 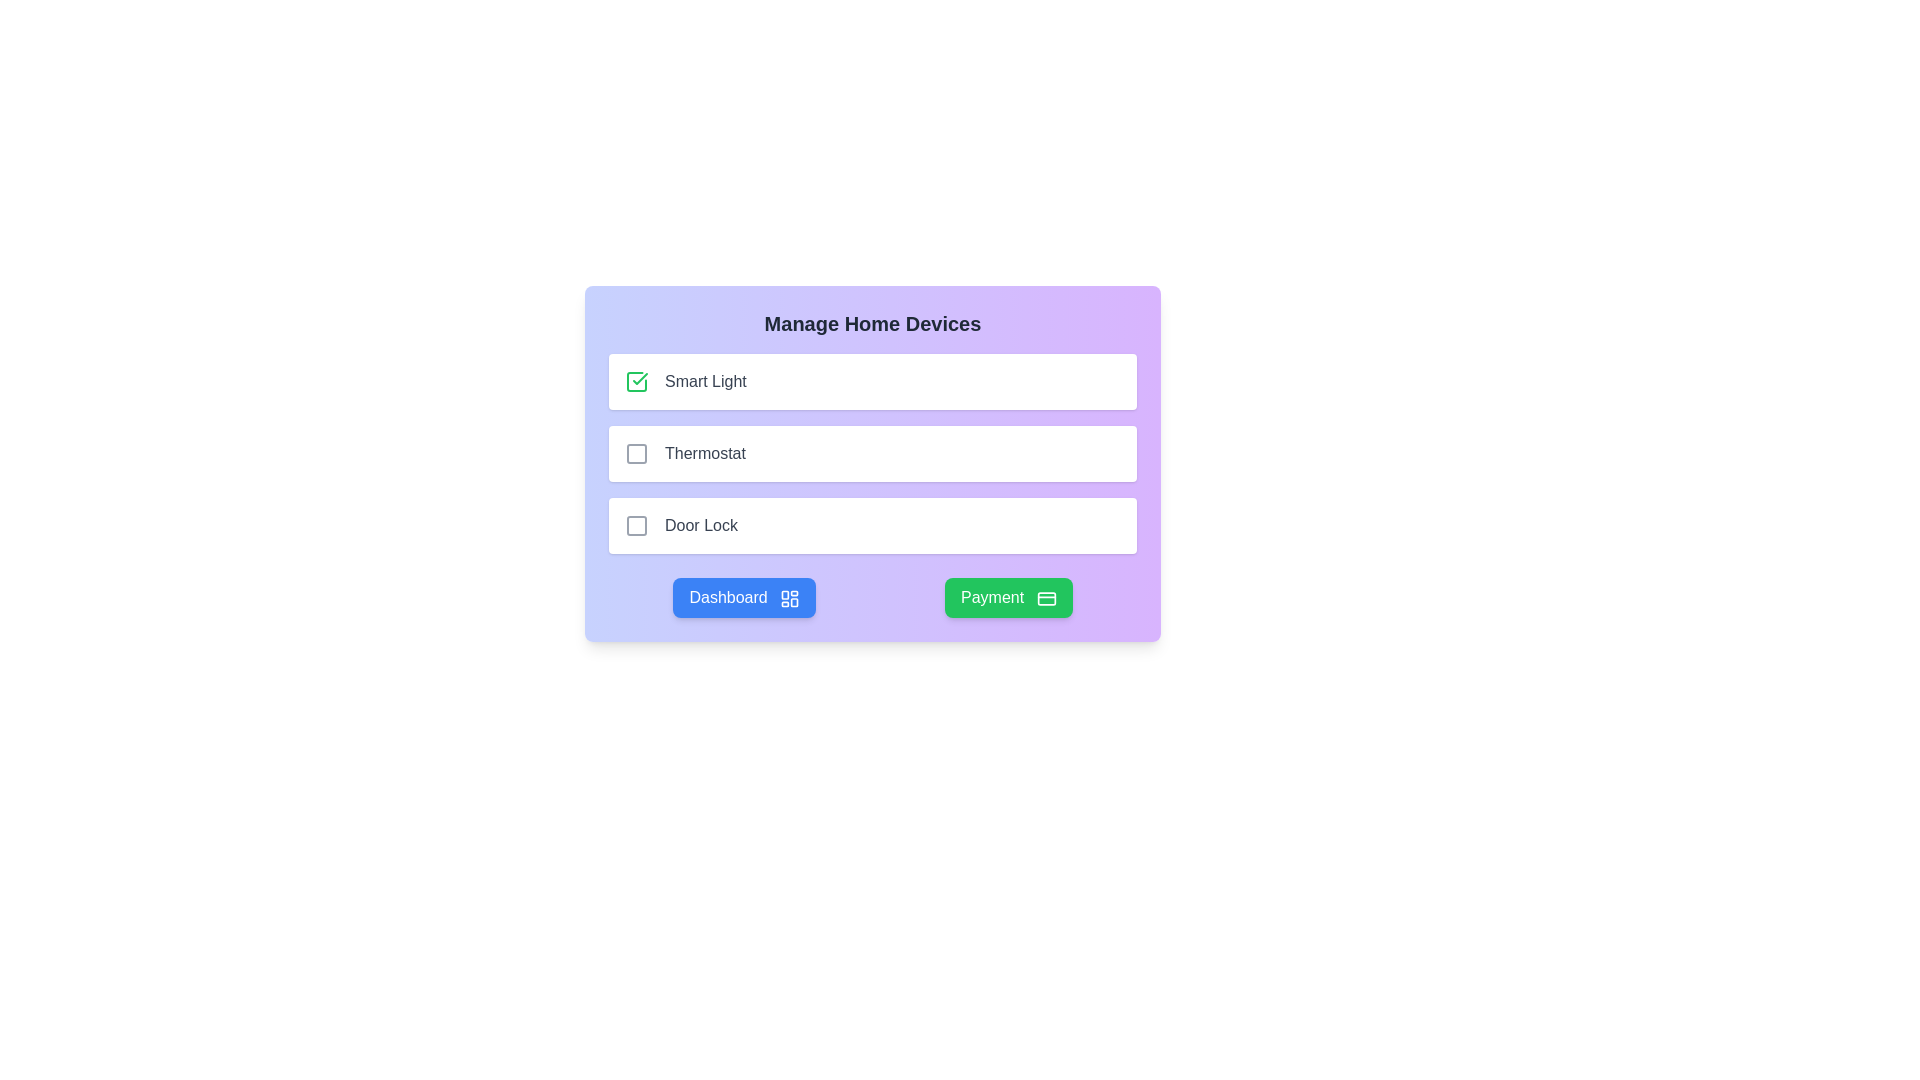 What do you see at coordinates (705, 381) in the screenshot?
I see `text label describing the 'Smart Light' list item, which is positioned to the right of a checkbox within the topmost card of the list` at bounding box center [705, 381].